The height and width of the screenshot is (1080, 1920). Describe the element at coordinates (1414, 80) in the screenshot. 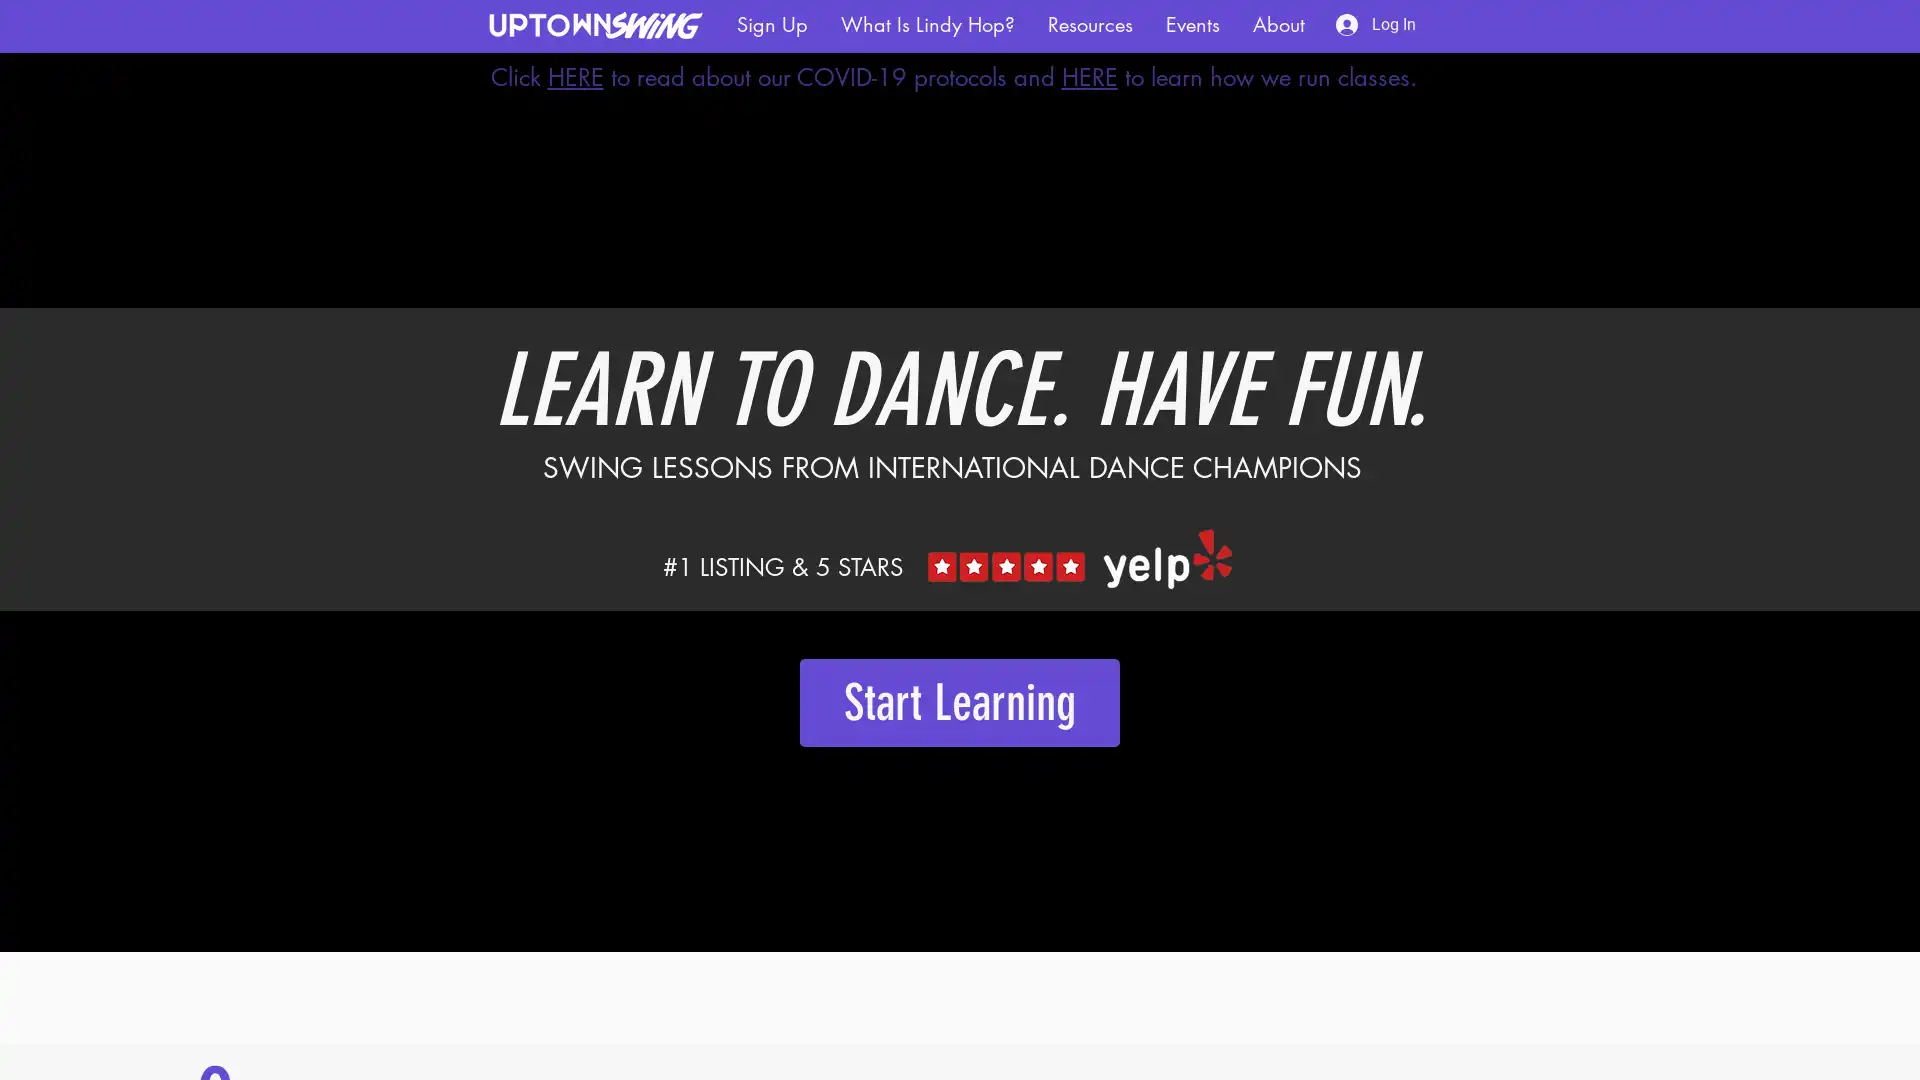

I see `Back to site` at that location.